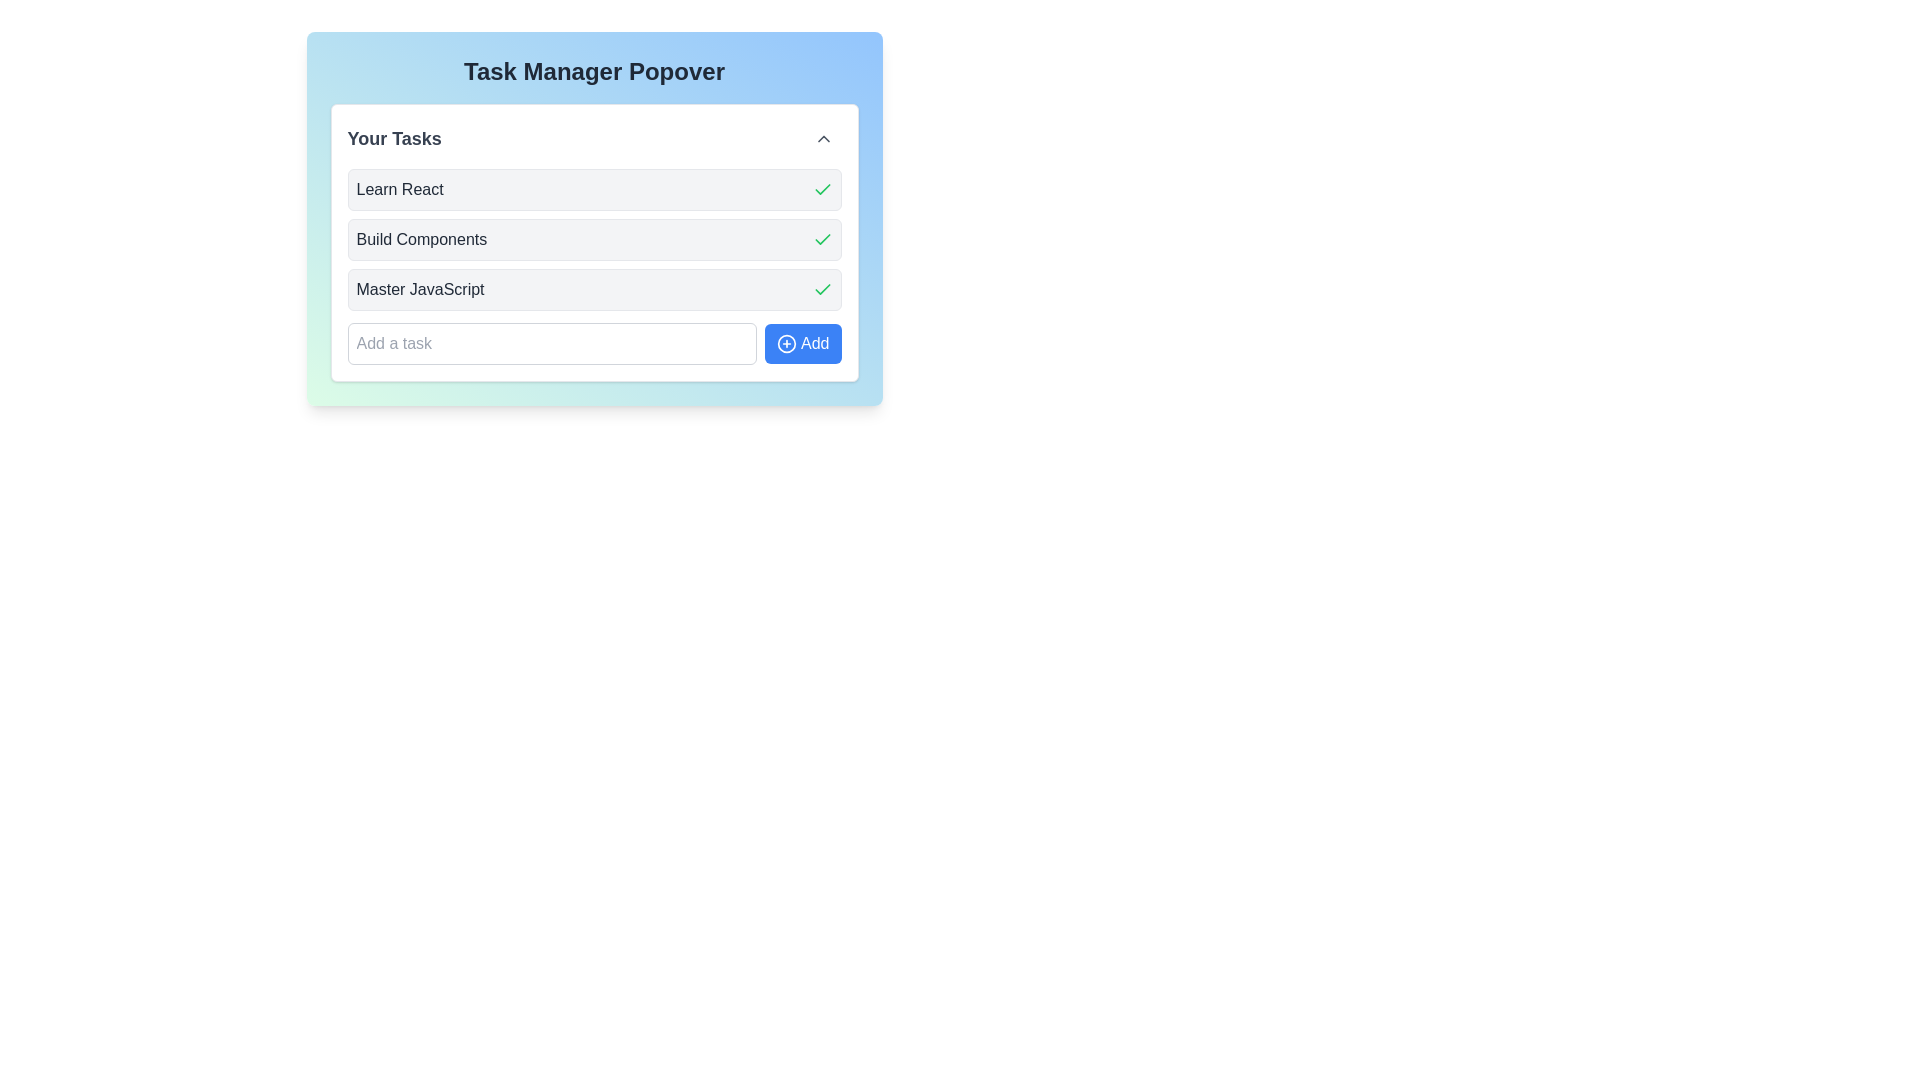 The image size is (1920, 1080). I want to click on the button located in the upper-right corner of the white task area box, so click(823, 137).